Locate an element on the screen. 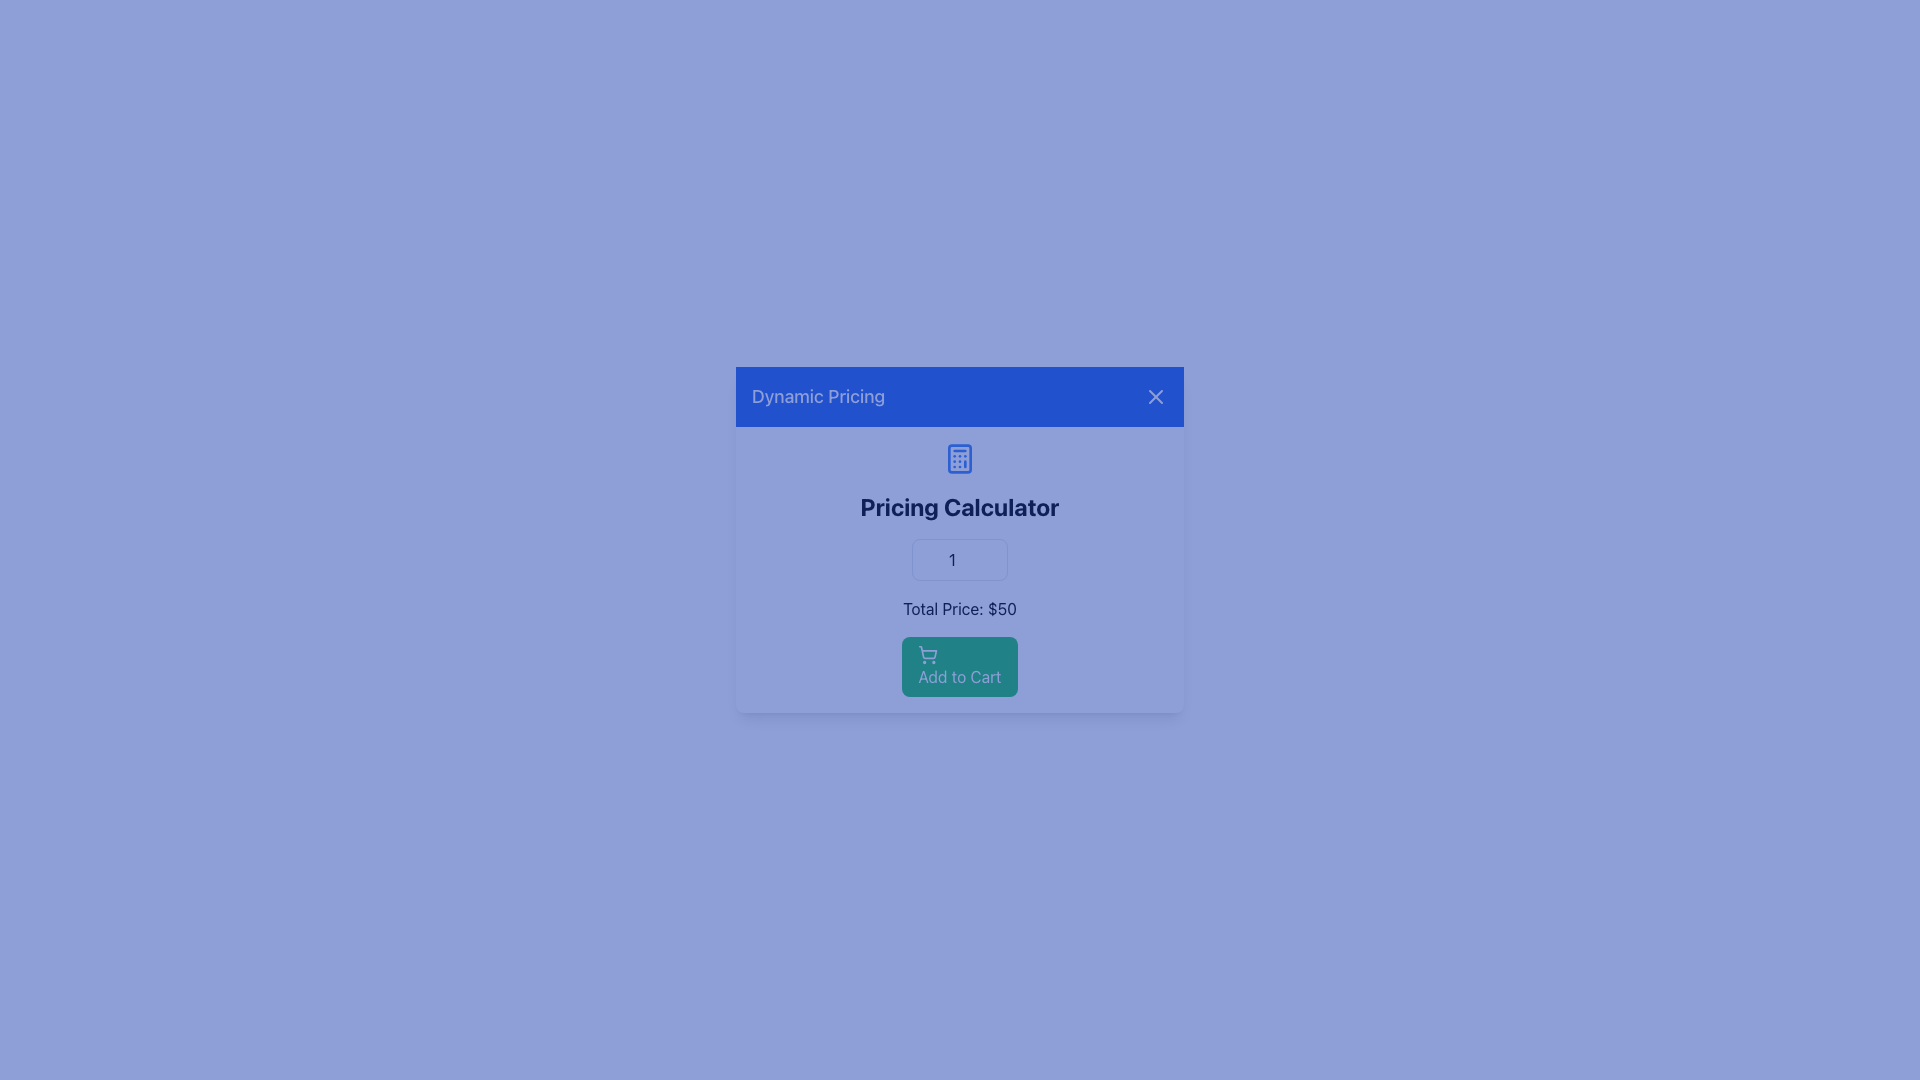  the Static Text Label displaying 'Total Price: $50' which is positioned below the numeric input field and above the 'Add to Cart' button in the 'Pricing Calculator' dialog is located at coordinates (960, 608).